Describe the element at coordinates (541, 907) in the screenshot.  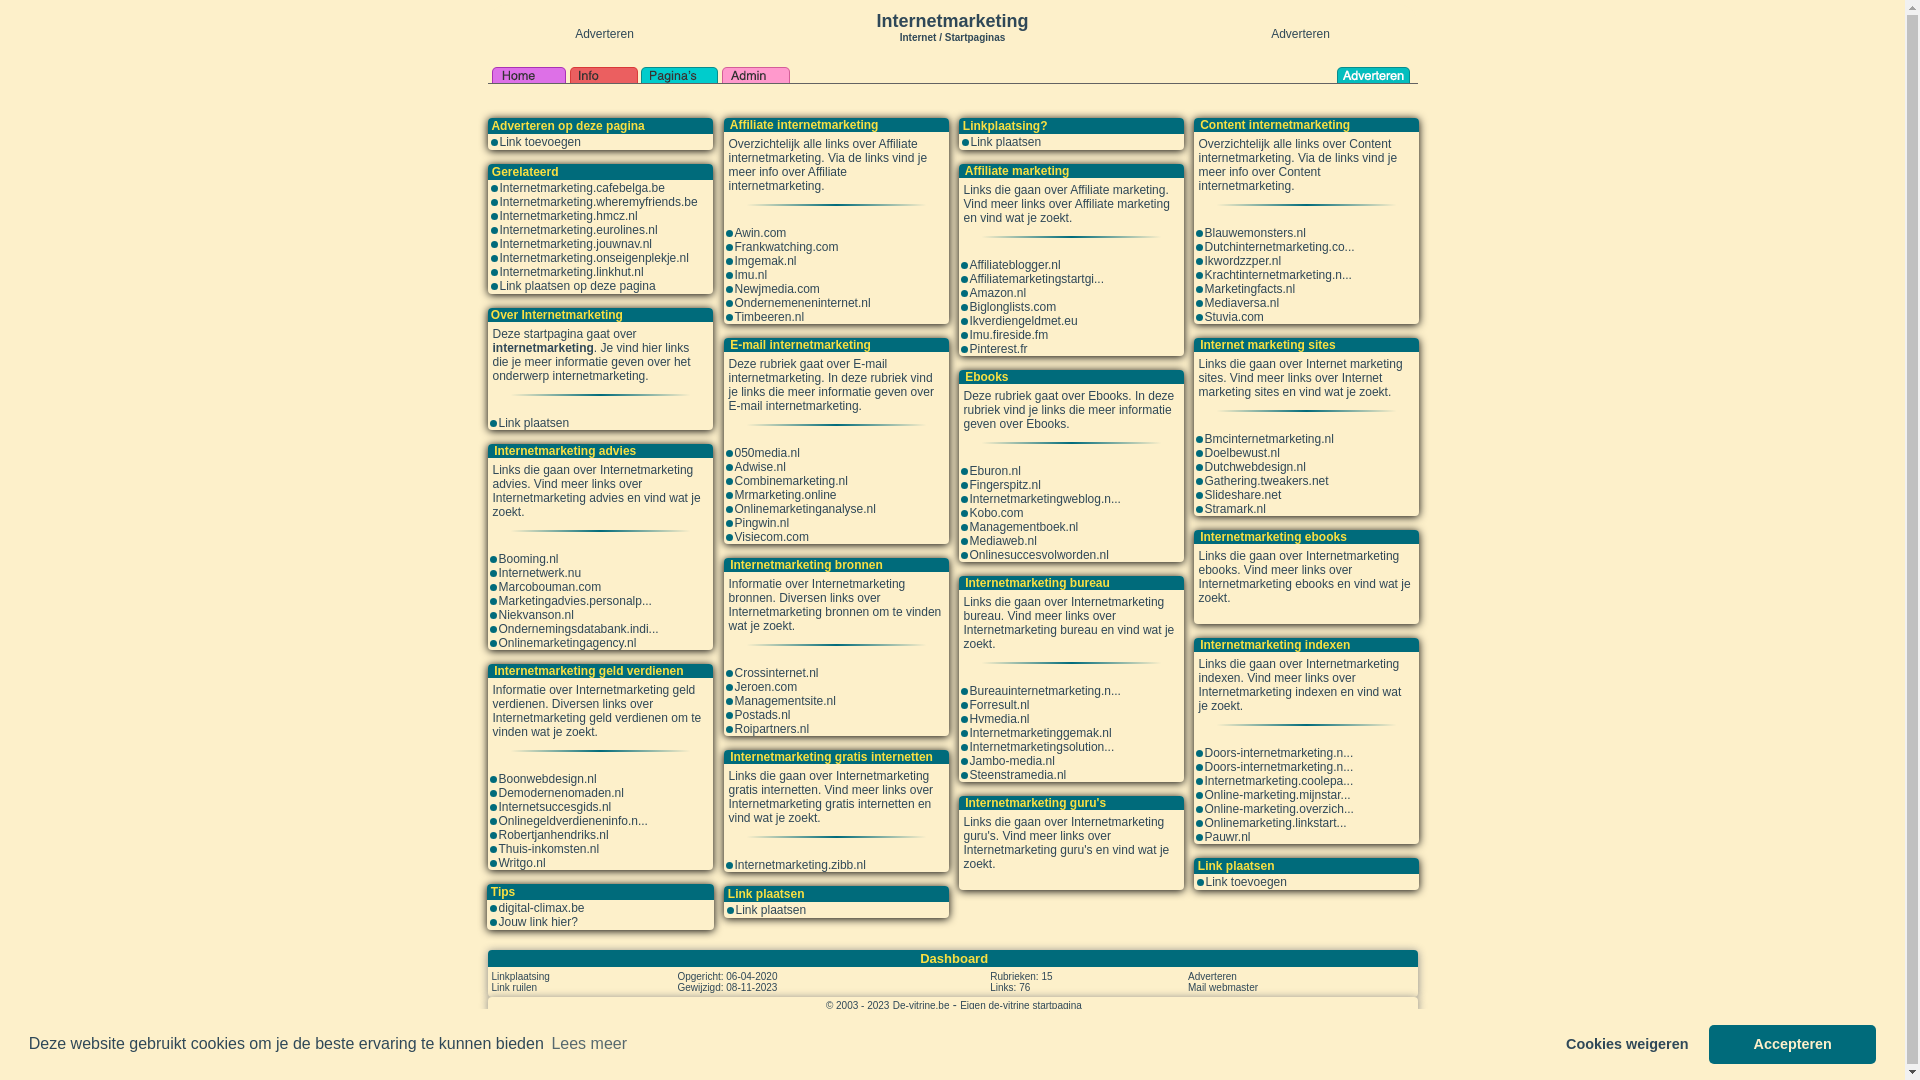
I see `'digital-climax.be'` at that location.